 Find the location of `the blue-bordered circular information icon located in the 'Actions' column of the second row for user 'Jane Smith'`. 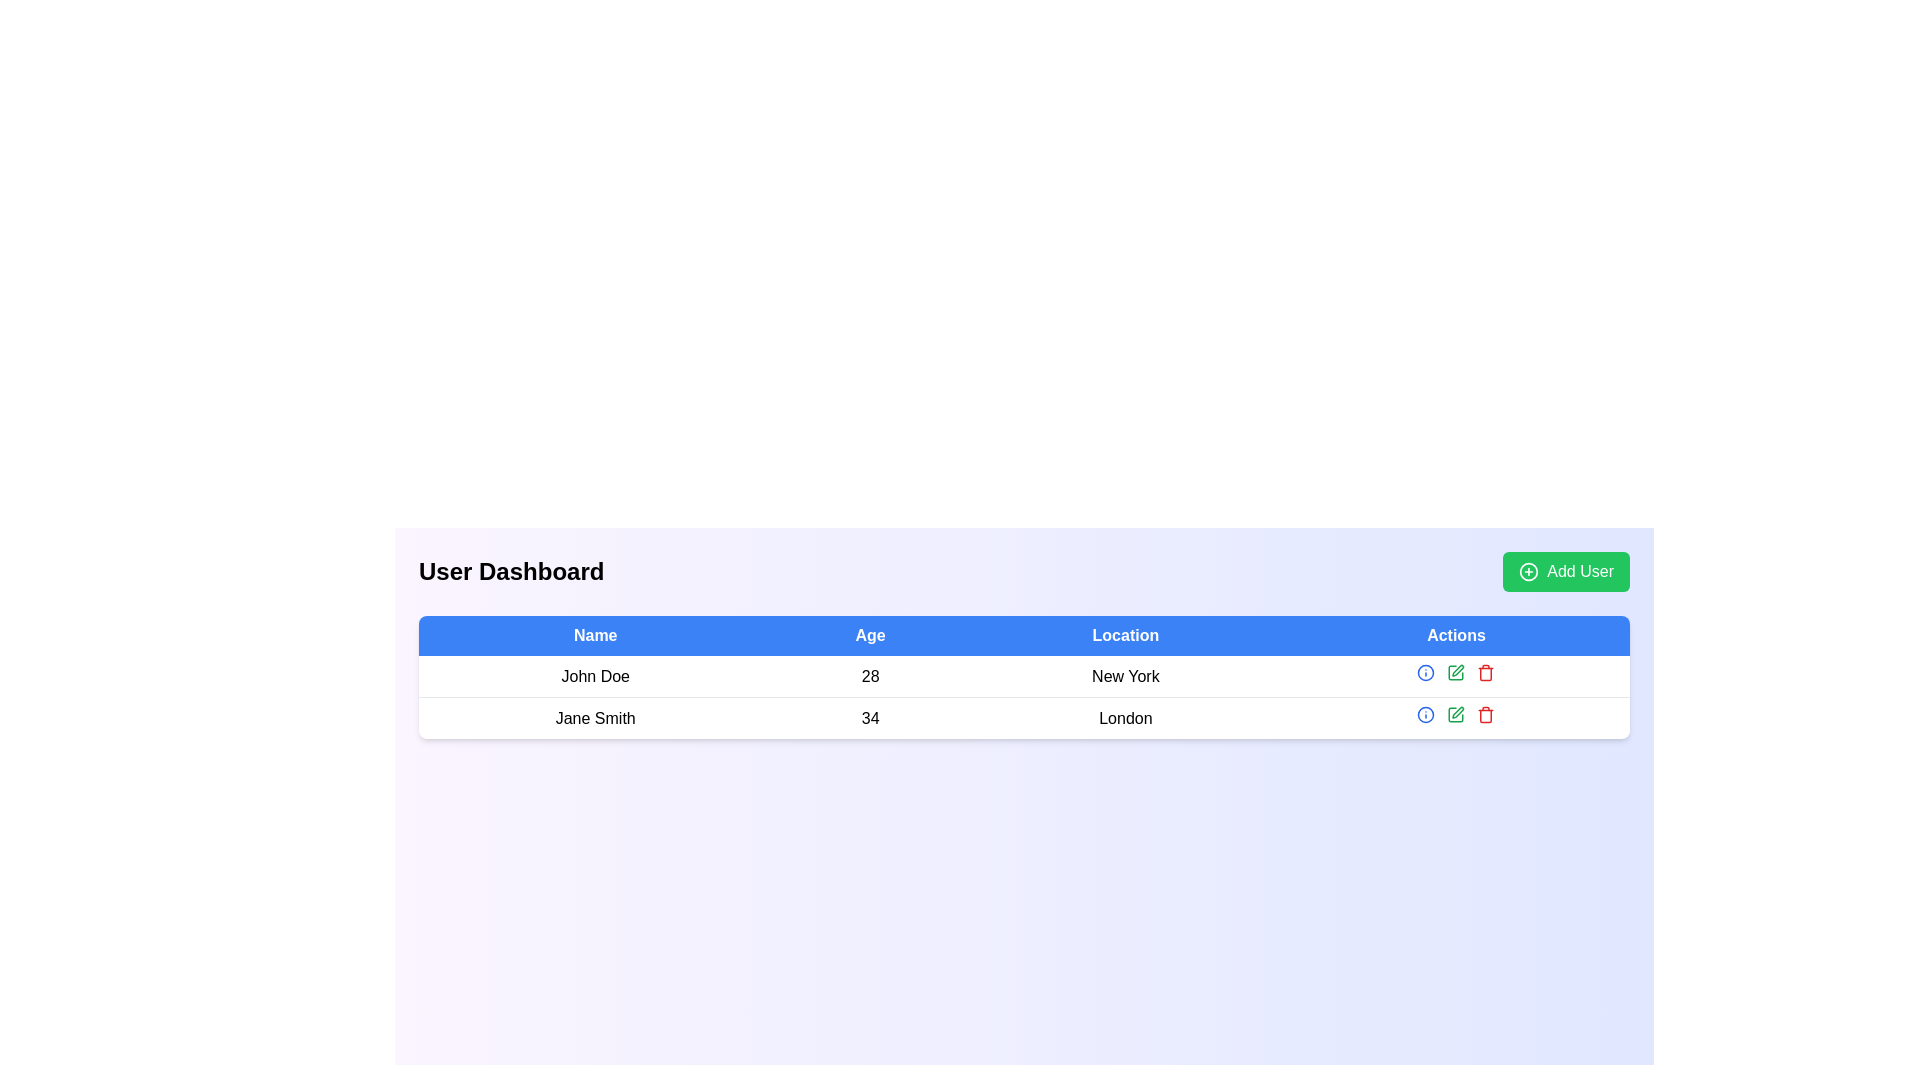

the blue-bordered circular information icon located in the 'Actions' column of the second row for user 'Jane Smith' is located at coordinates (1425, 672).